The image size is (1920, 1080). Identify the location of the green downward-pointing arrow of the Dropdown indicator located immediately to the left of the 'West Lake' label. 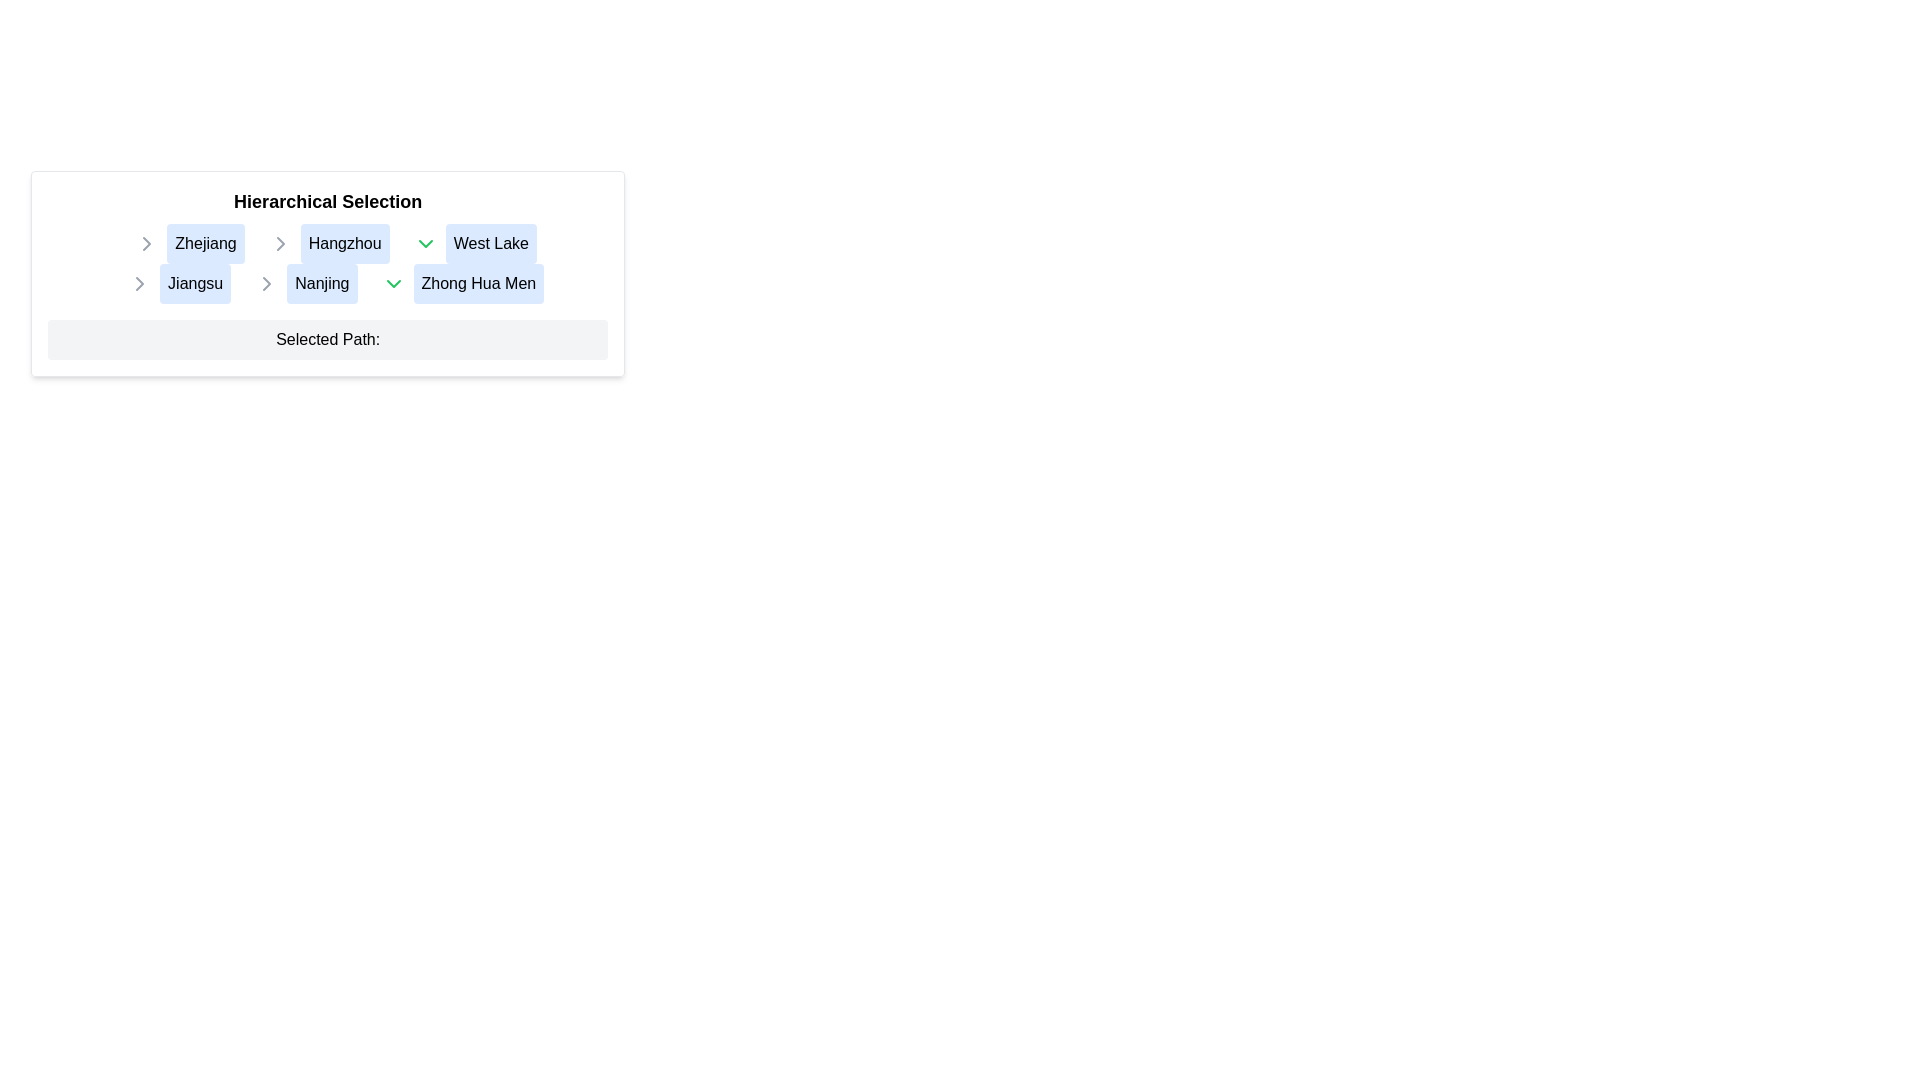
(424, 242).